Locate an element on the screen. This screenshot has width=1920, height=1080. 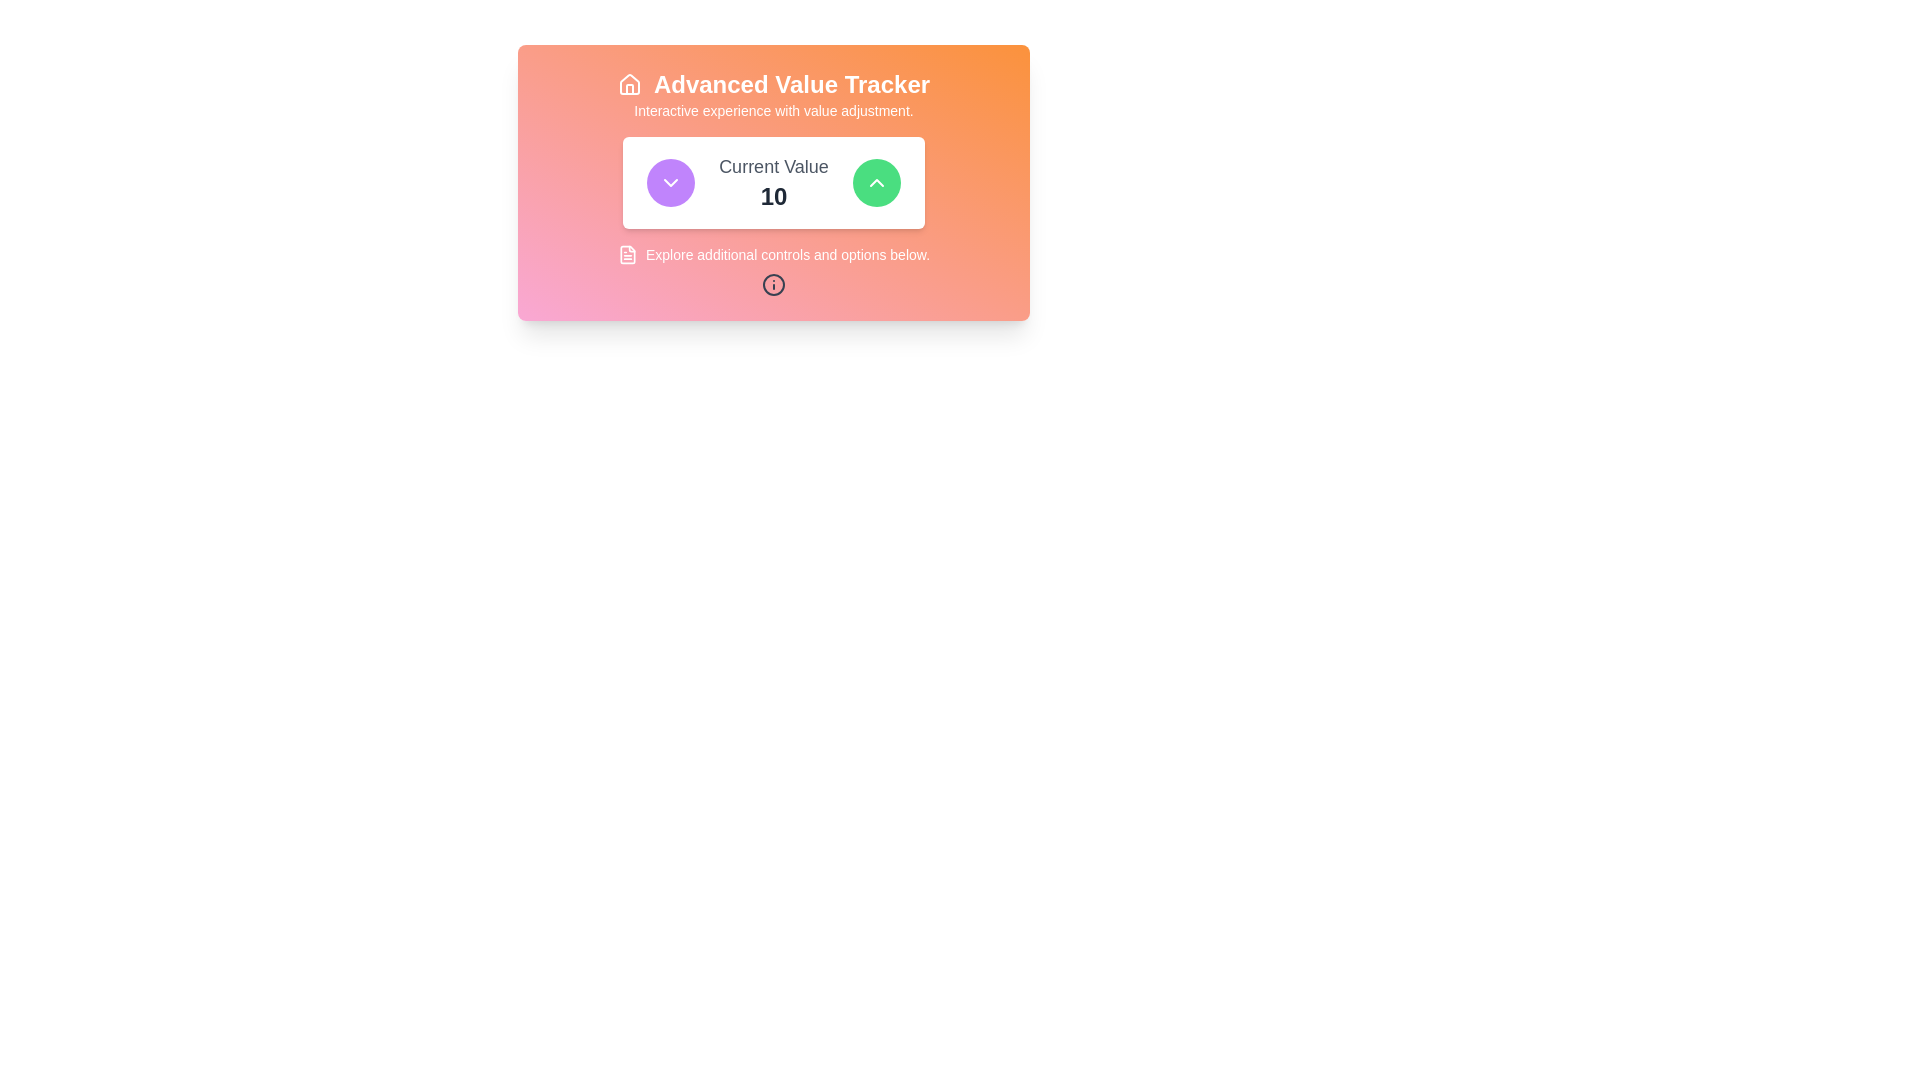
the information icon, which is a gray circular outline containing the letter 'i', located at the bottom center of the additional controls section is located at coordinates (772, 285).